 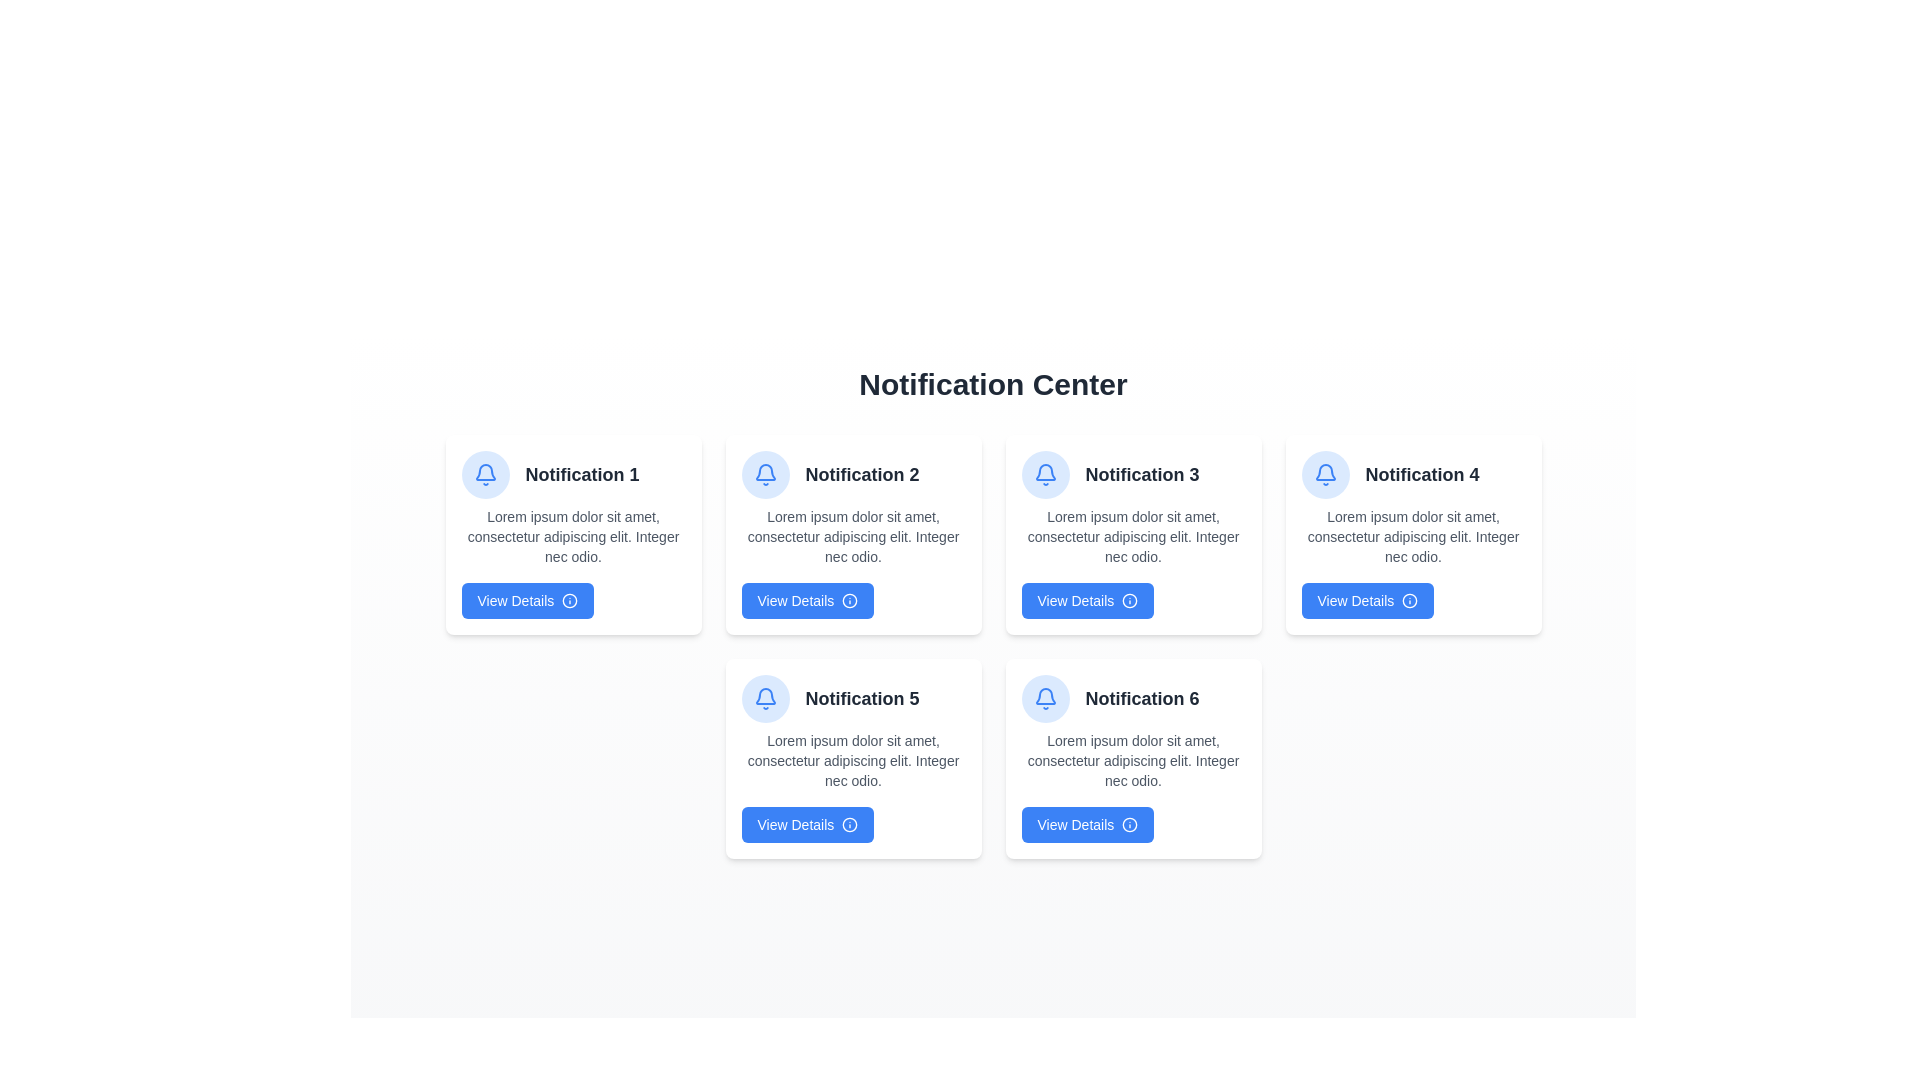 What do you see at coordinates (1366, 600) in the screenshot?
I see `the 'View Details' button with a medium blue background and rounded corners located at the bottom of the fourth notification card in the Notification Center` at bounding box center [1366, 600].